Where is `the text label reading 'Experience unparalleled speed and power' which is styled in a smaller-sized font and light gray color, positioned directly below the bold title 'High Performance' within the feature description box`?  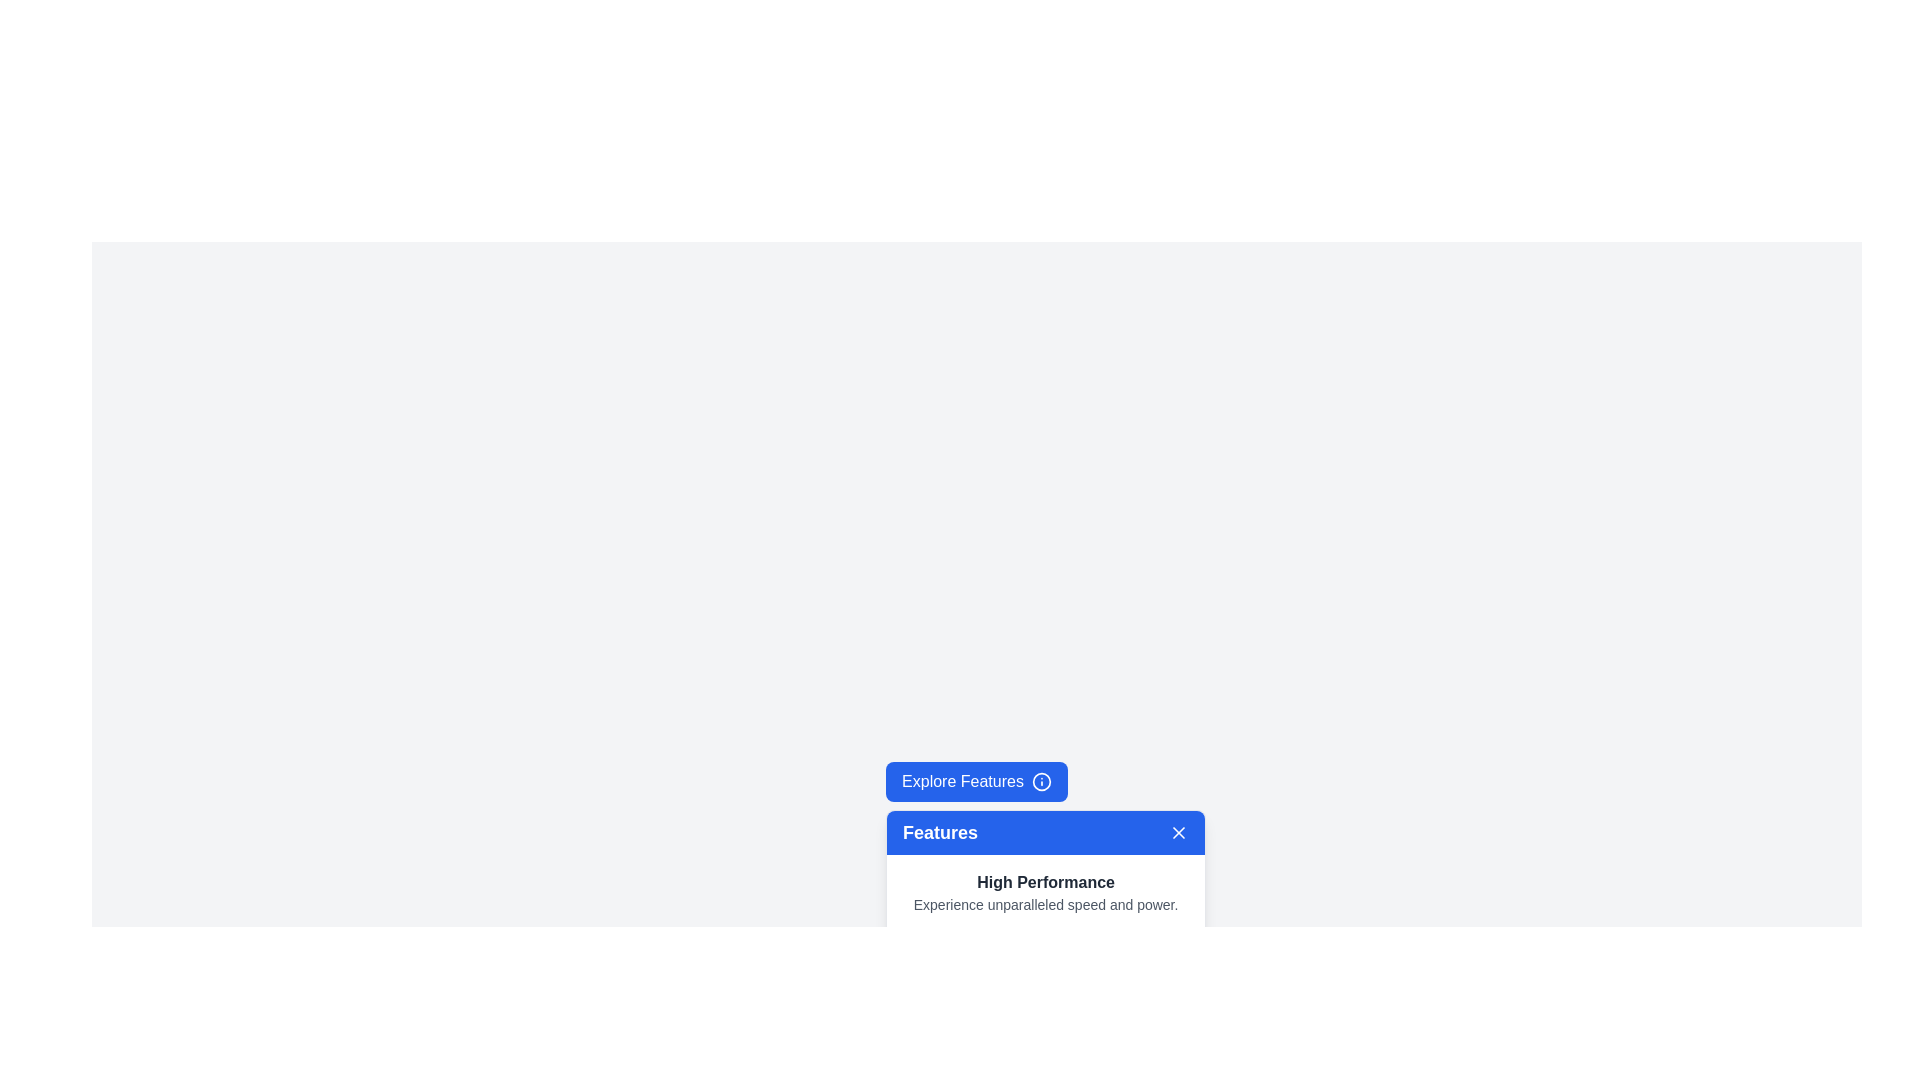 the text label reading 'Experience unparalleled speed and power' which is styled in a smaller-sized font and light gray color, positioned directly below the bold title 'High Performance' within the feature description box is located at coordinates (1045, 905).